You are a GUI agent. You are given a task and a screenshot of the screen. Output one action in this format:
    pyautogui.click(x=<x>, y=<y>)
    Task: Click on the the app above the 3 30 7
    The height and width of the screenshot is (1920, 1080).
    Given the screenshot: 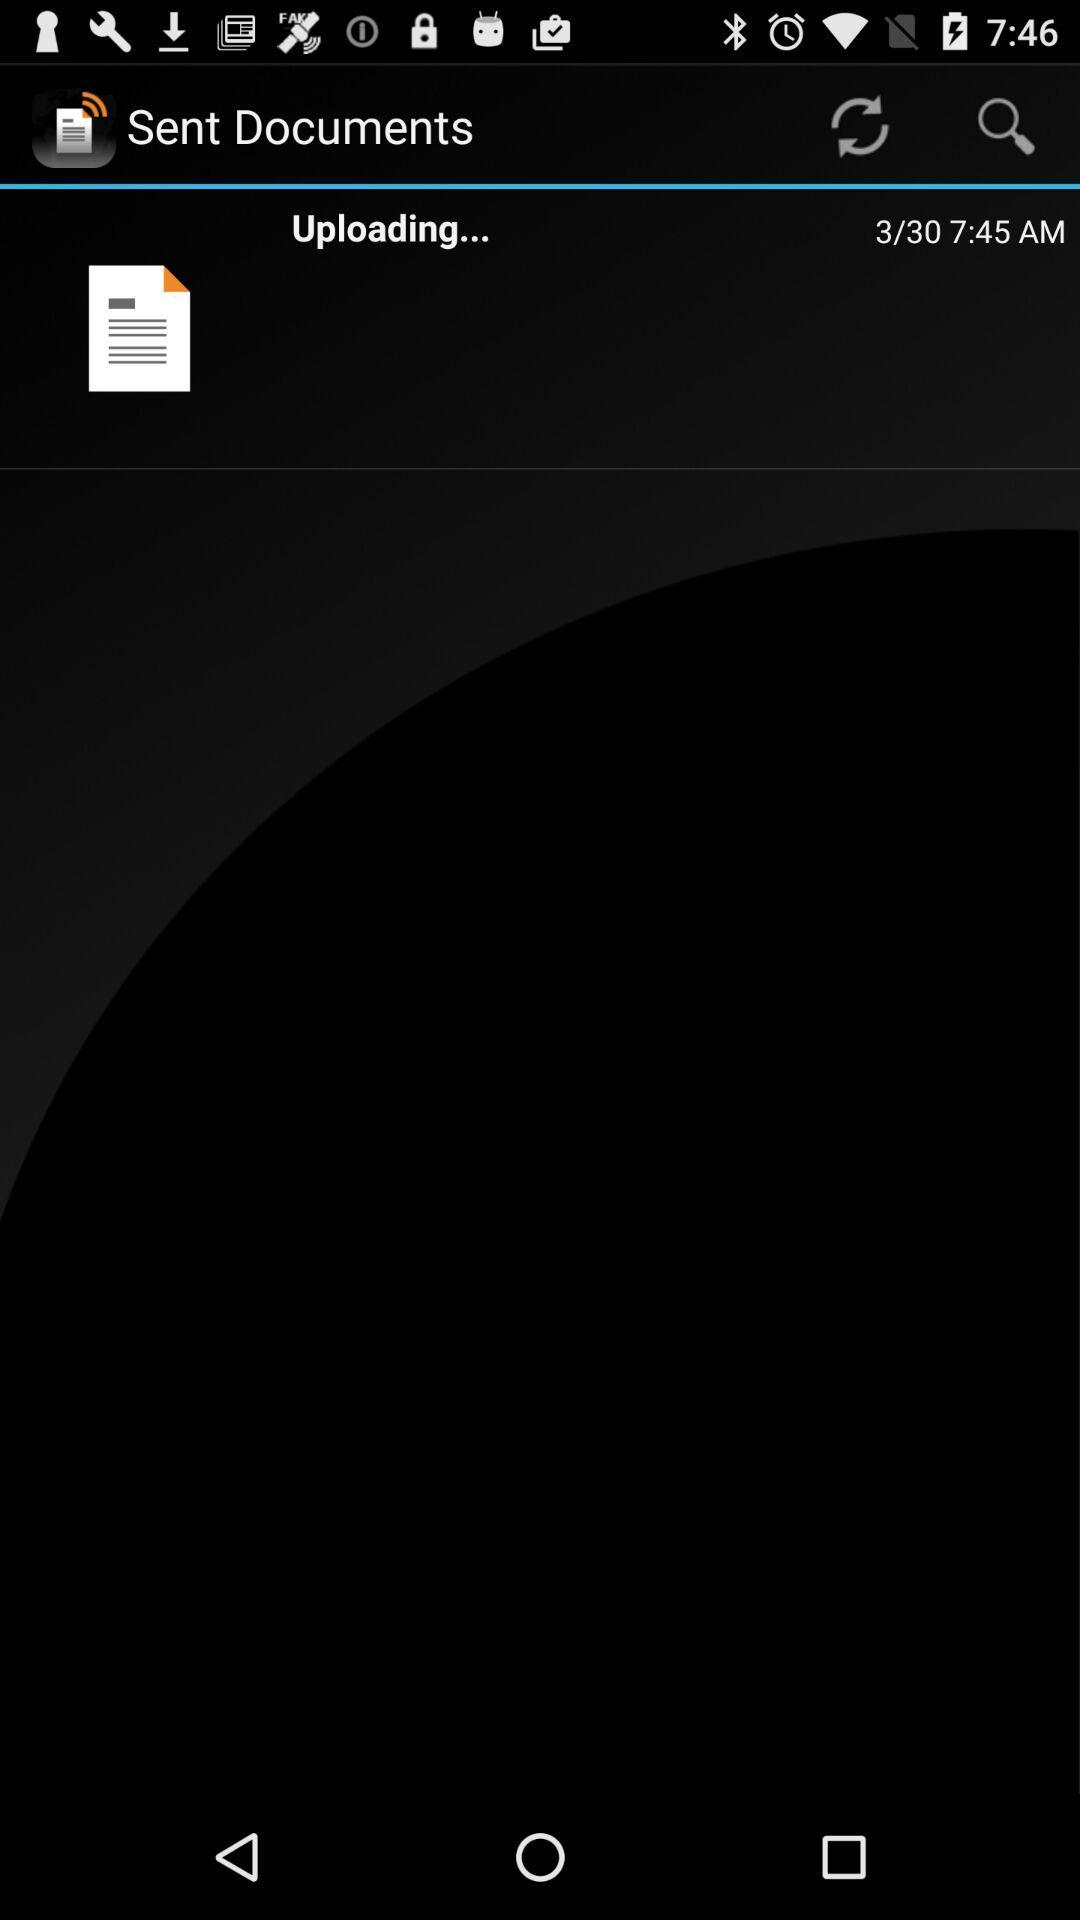 What is the action you would take?
    pyautogui.click(x=1006, y=124)
    